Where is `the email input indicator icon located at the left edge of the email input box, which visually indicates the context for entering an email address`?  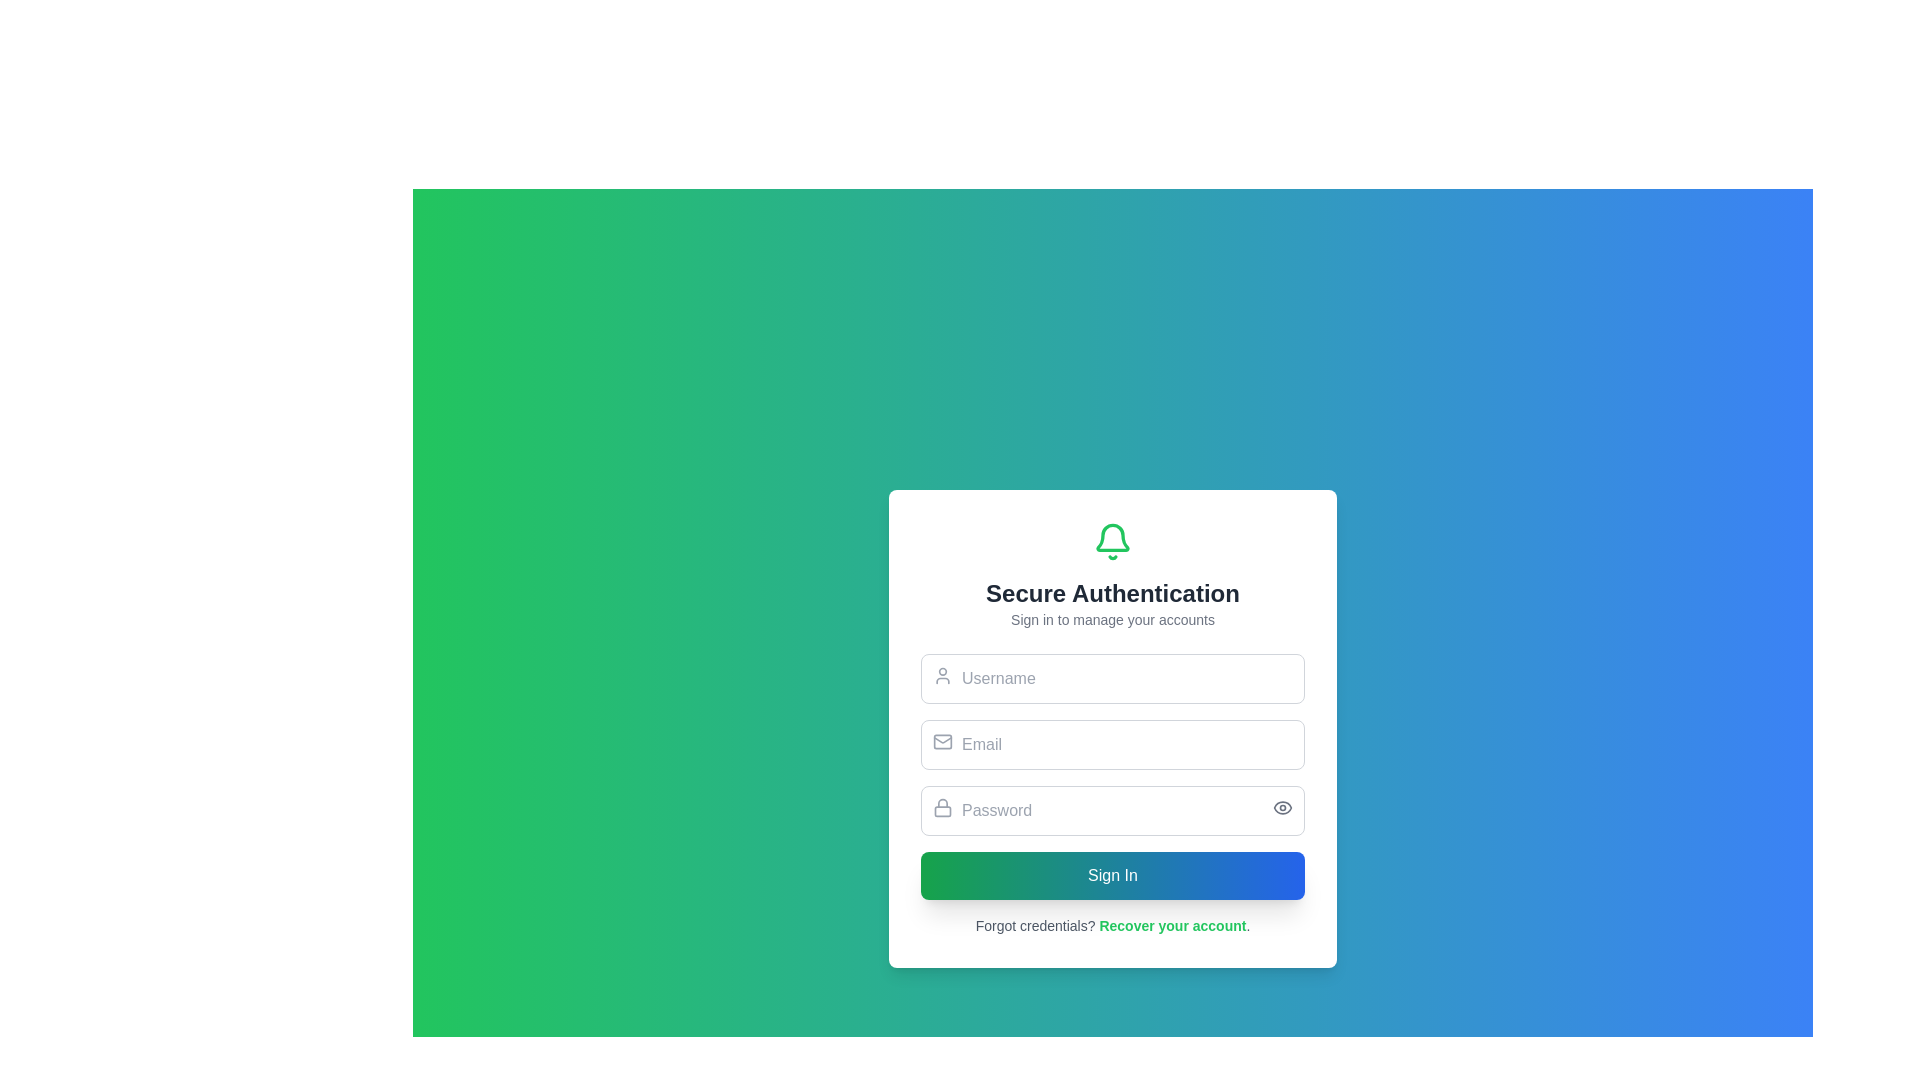
the email input indicator icon located at the left edge of the email input box, which visually indicates the context for entering an email address is located at coordinates (941, 741).